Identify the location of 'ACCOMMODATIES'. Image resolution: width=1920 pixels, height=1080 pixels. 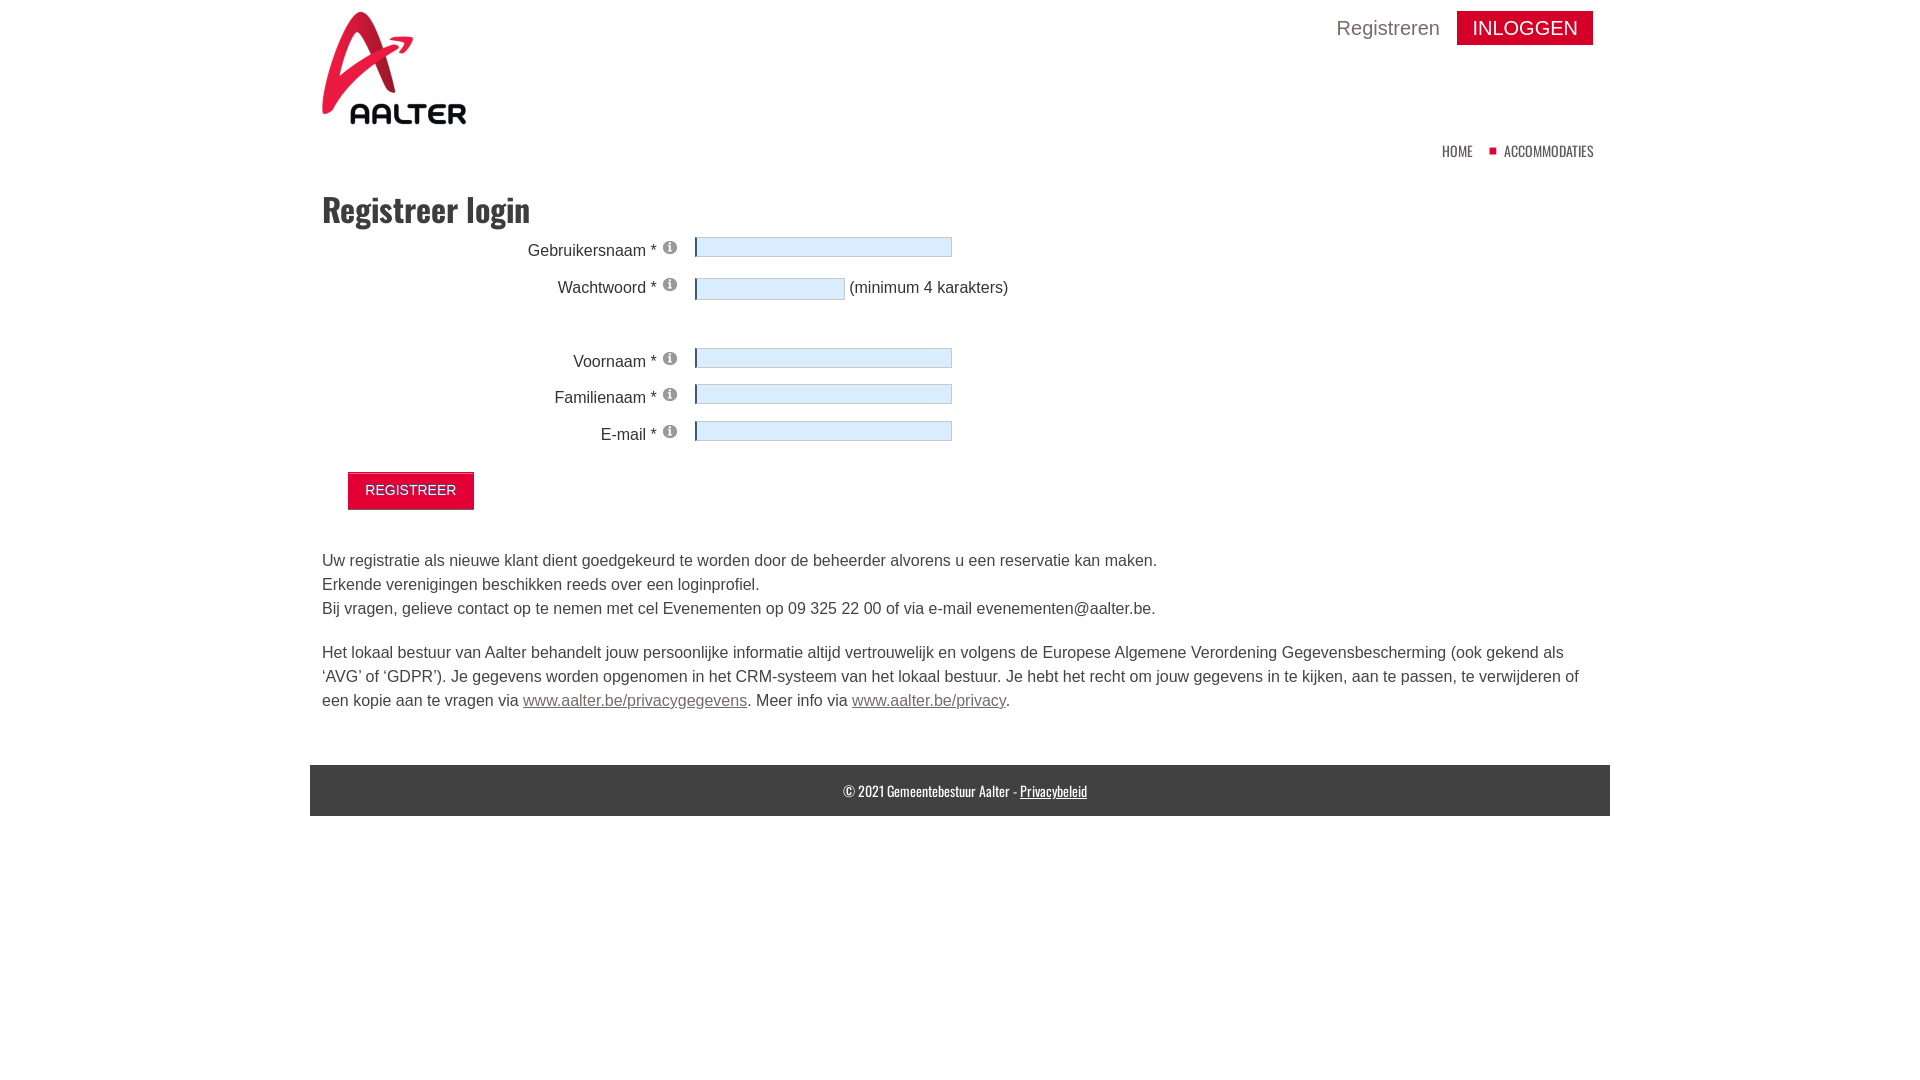
(1548, 149).